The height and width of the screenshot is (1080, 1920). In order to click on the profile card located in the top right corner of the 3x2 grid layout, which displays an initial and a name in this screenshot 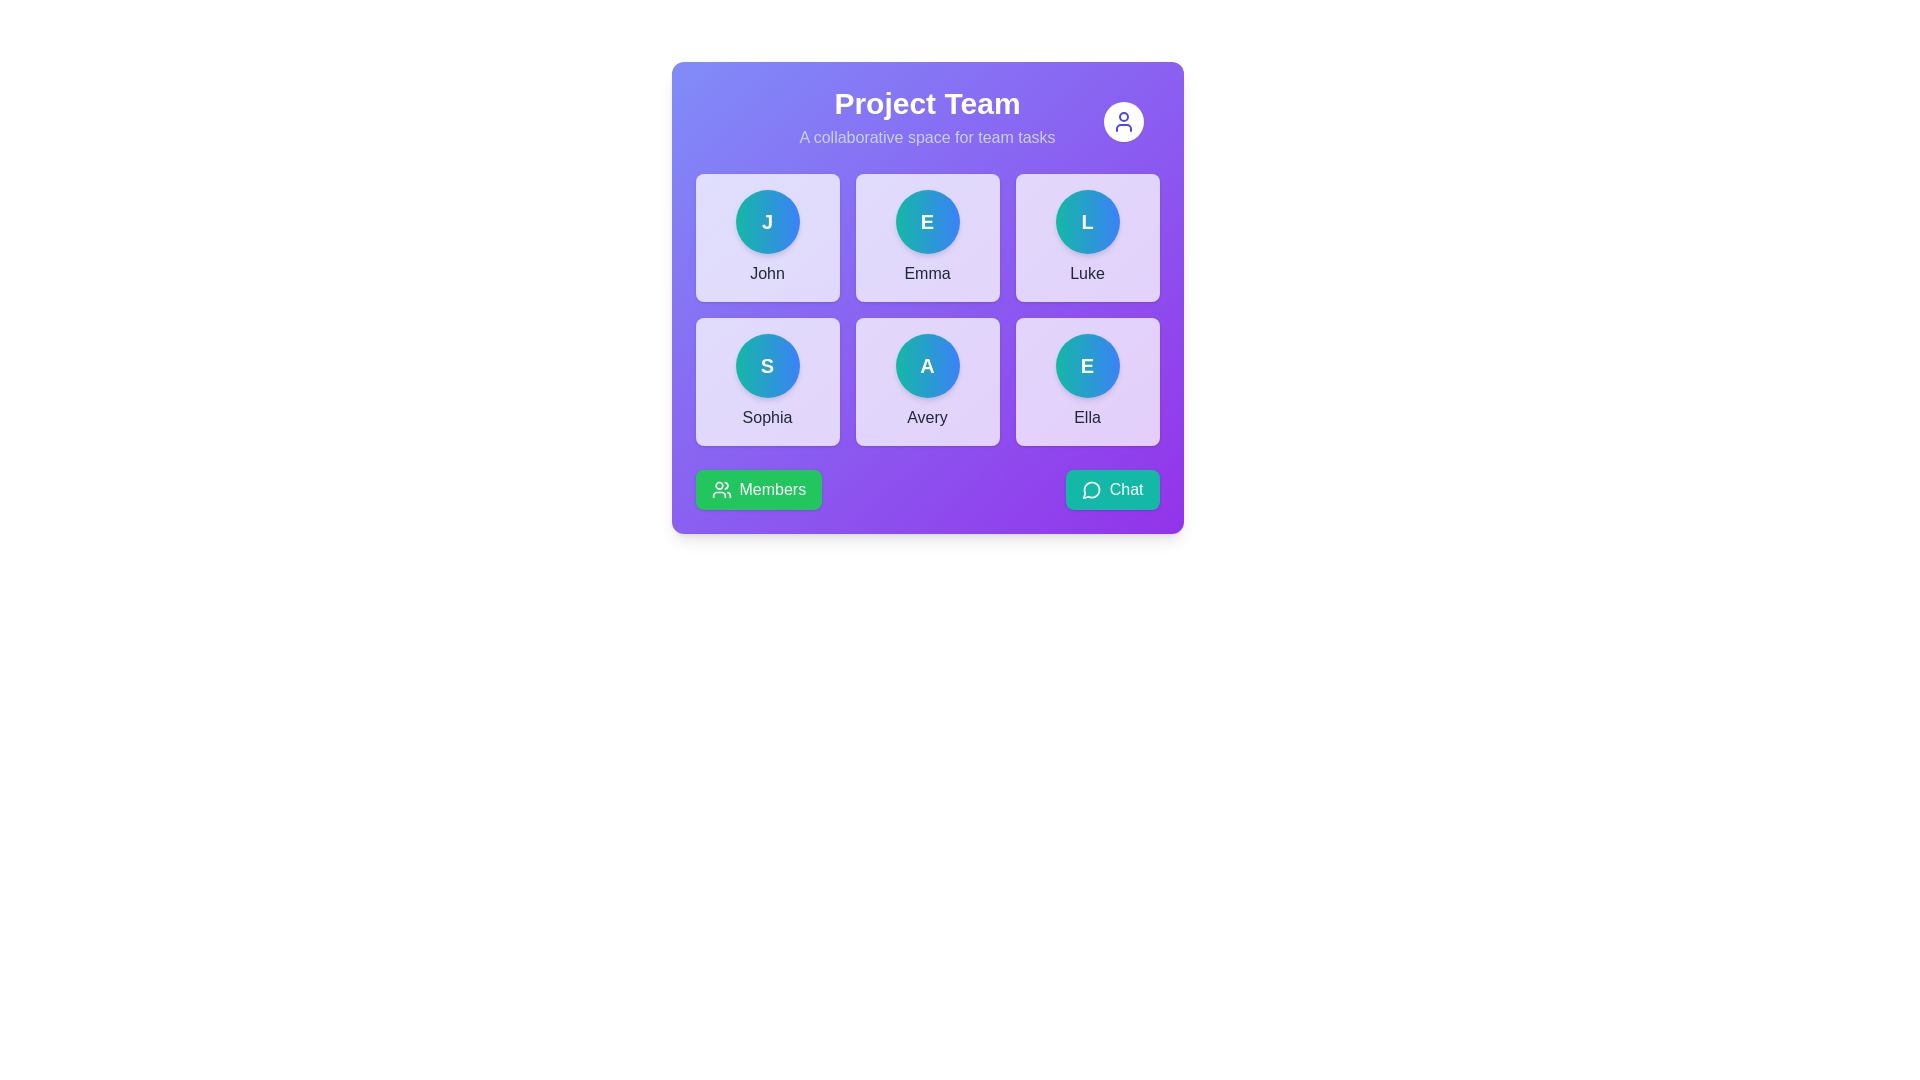, I will do `click(1086, 237)`.